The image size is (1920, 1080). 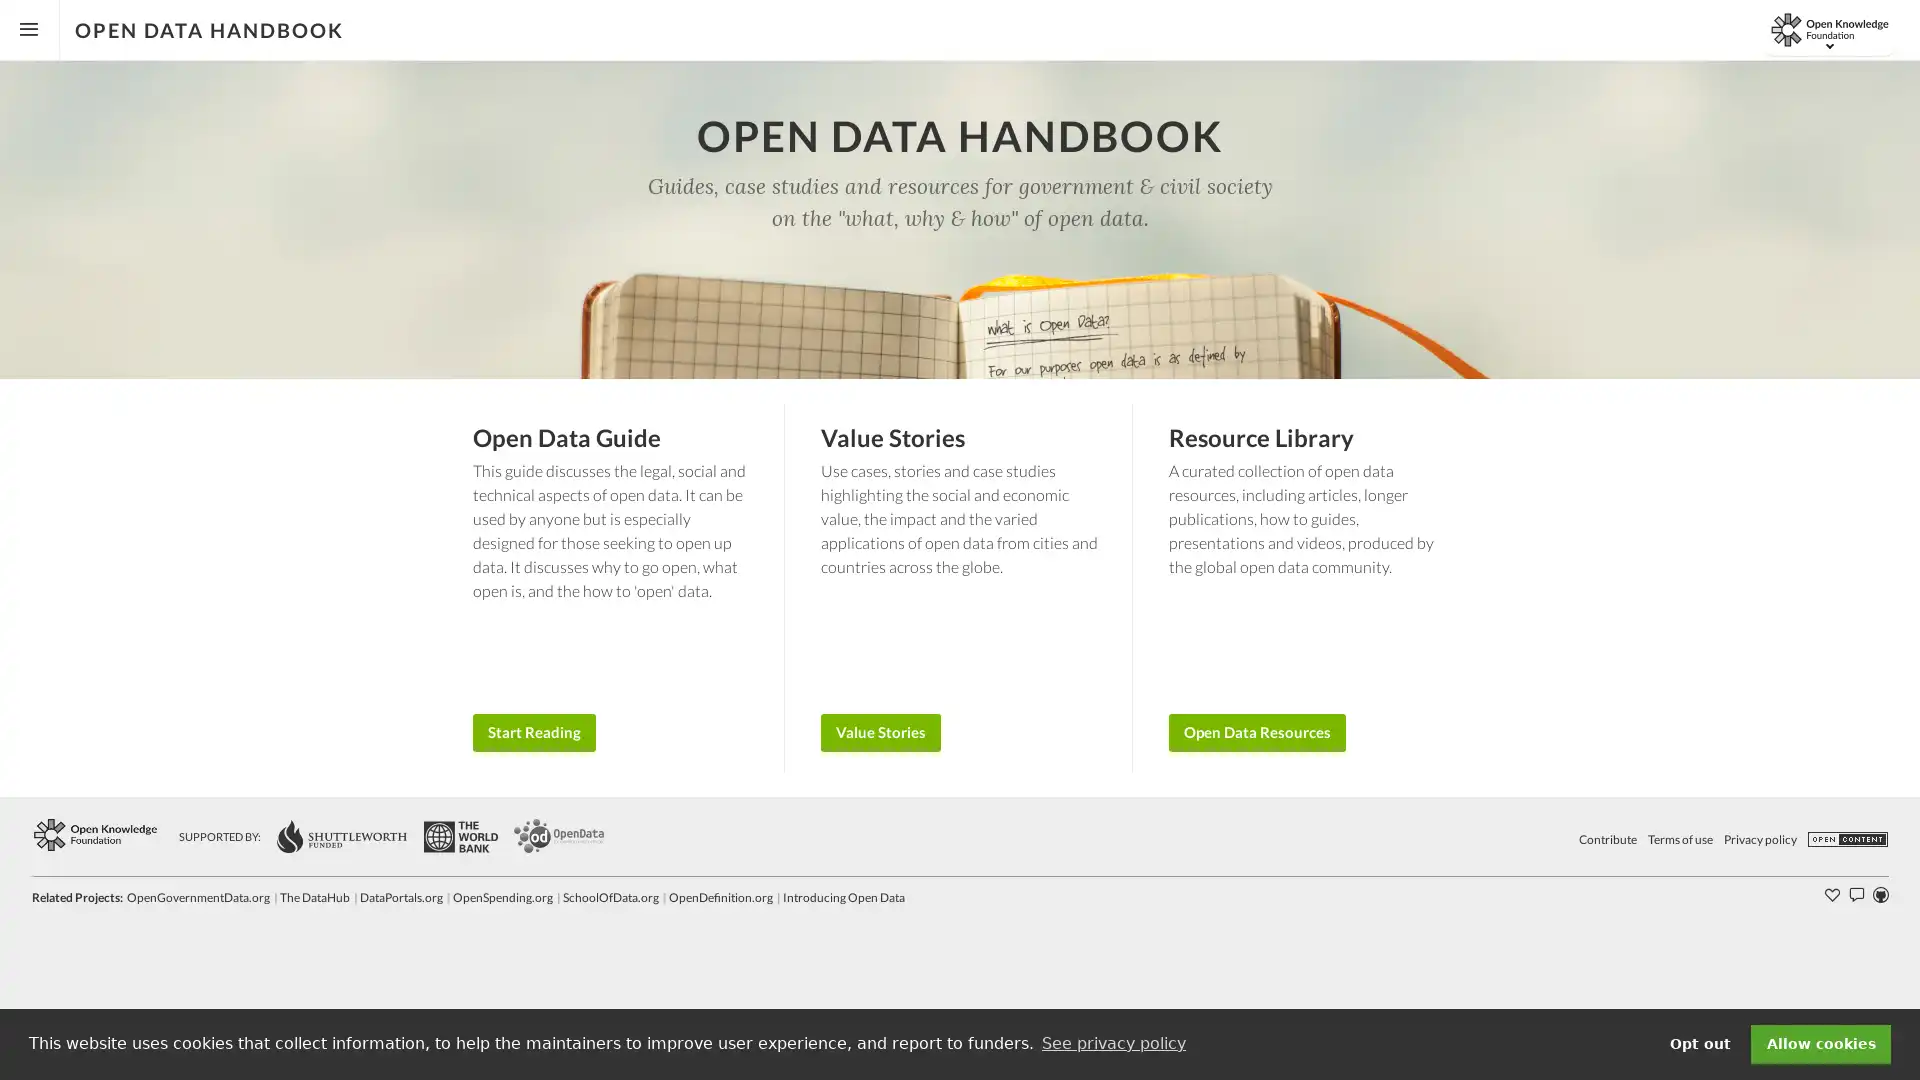 I want to click on deny cookies, so click(x=1698, y=1043).